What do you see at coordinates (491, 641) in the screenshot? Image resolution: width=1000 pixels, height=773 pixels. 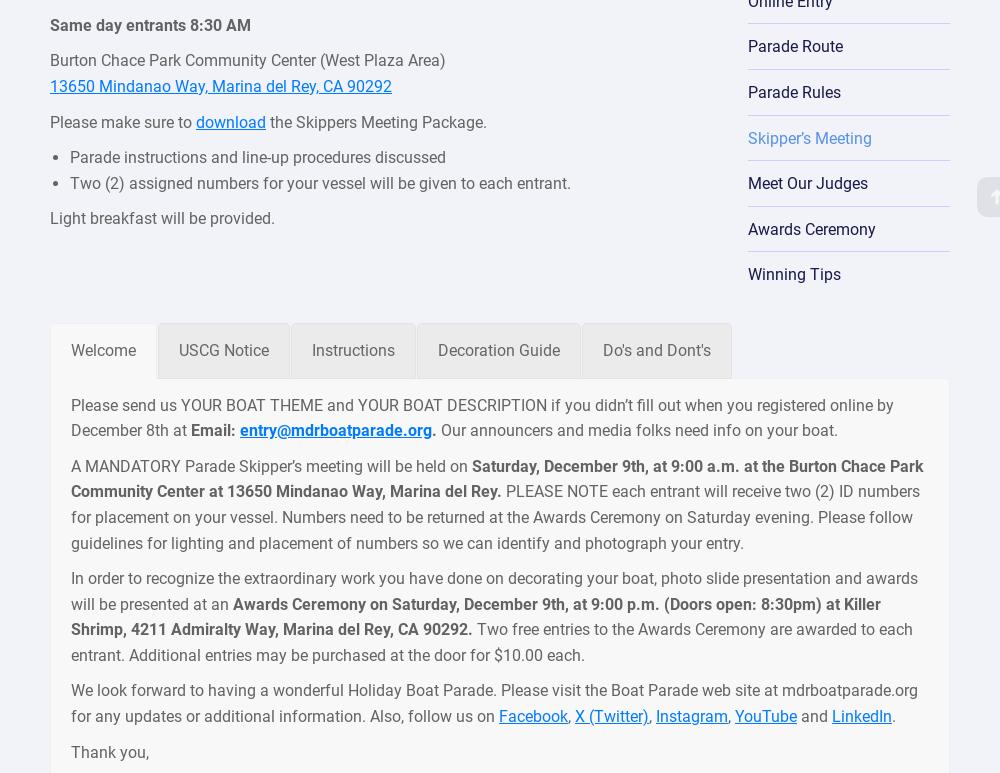 I see `'Two free entries to the Awards Ceremony are awarded to each entrant. Additional entries may be purchased at the door for $10.00 each.'` at bounding box center [491, 641].